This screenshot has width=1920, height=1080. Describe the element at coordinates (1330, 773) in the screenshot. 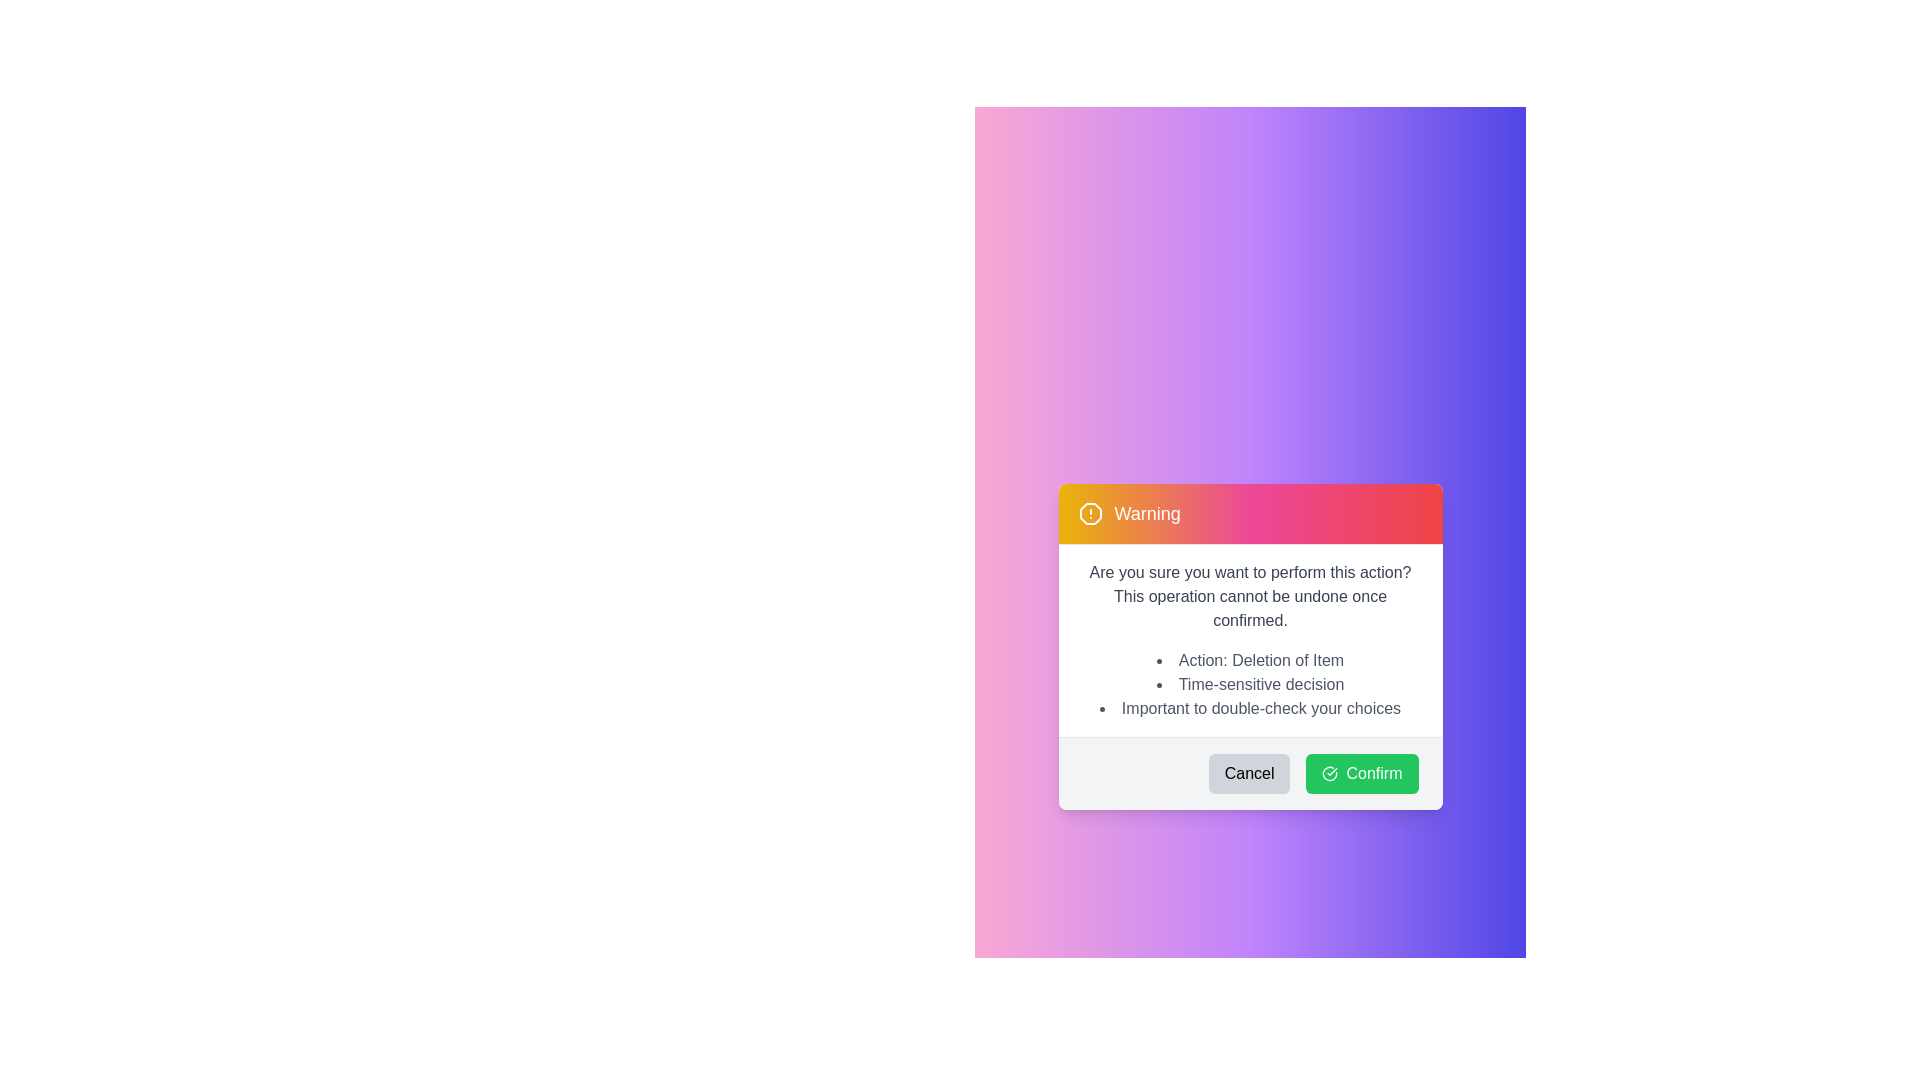

I see `the circular confirmation icon with a checkmark inside, located at the bottom right of the dialog, which is part of the 'Confirm' button` at that location.